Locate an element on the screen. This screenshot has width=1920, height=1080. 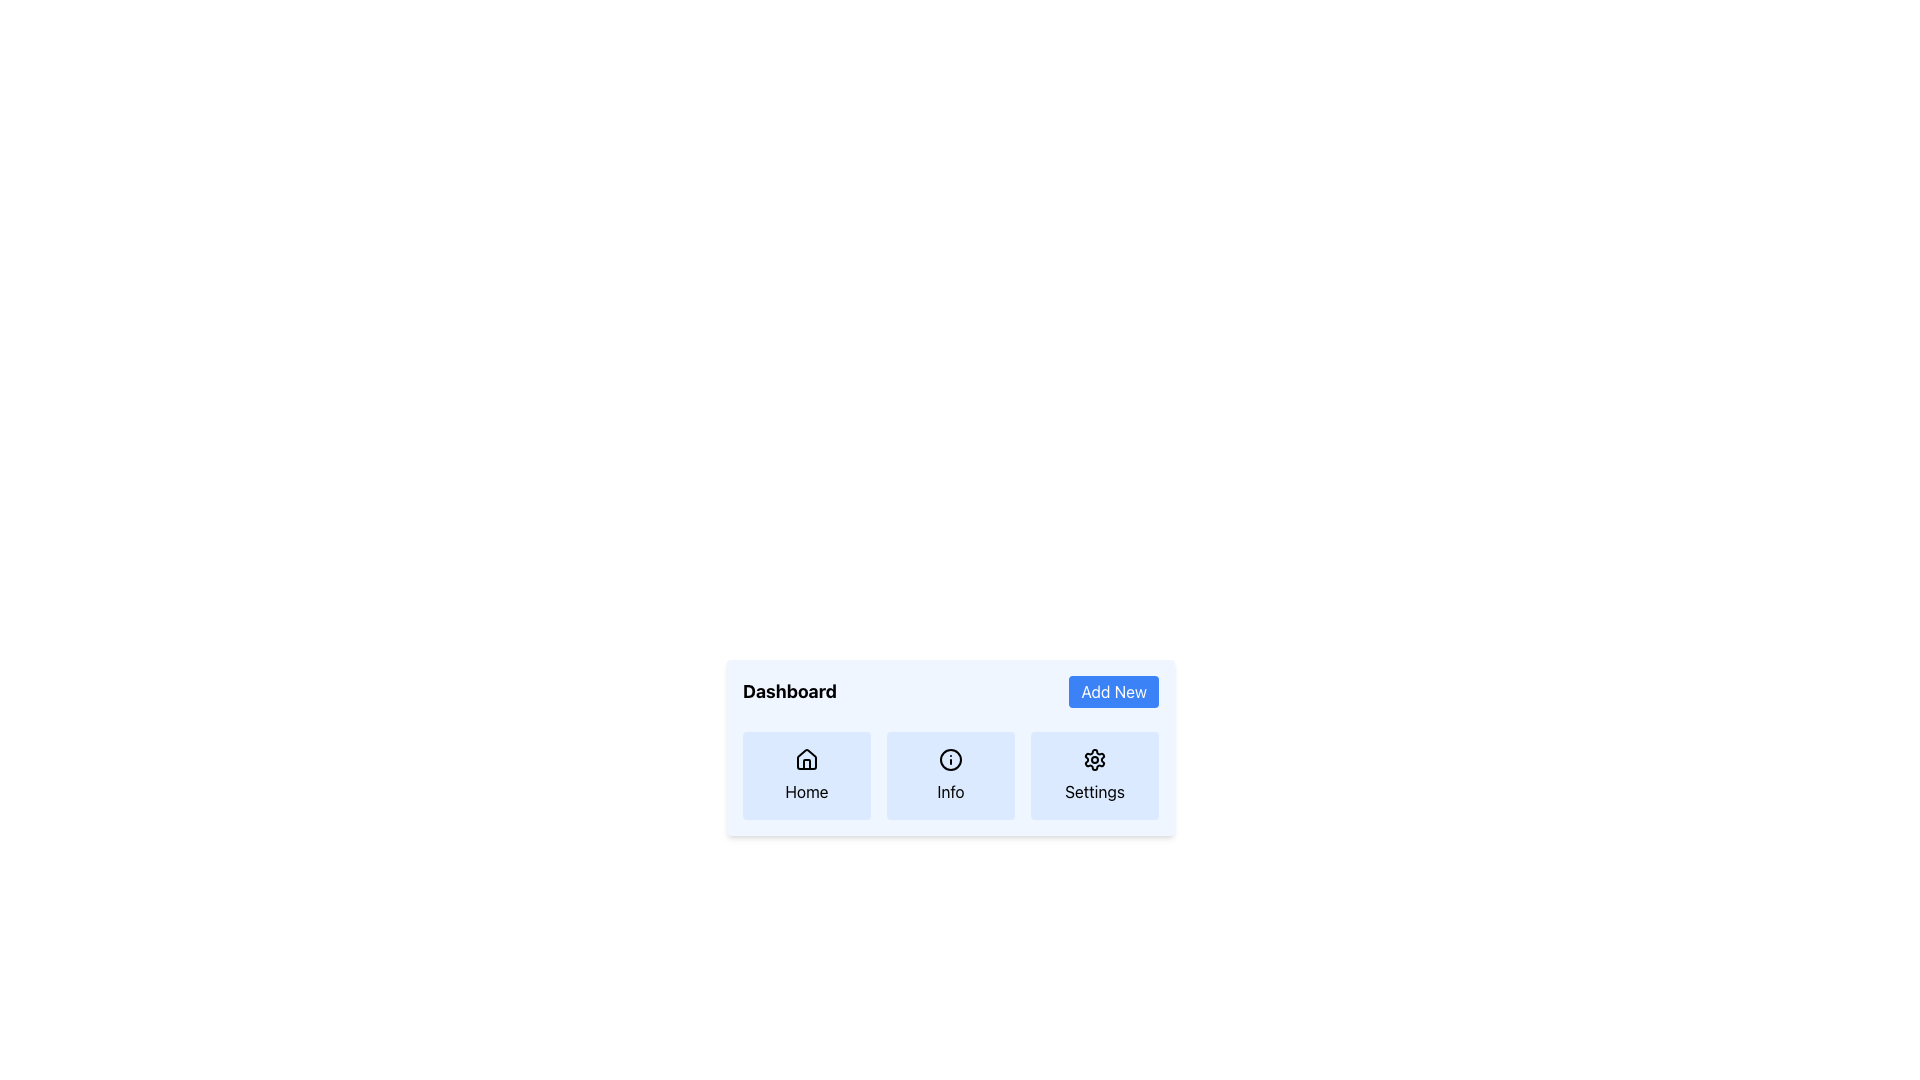
the interactive button labeled 'Info' with a circular letter 'i' icon, located in the middle column of a three-column grid is located at coordinates (949, 774).